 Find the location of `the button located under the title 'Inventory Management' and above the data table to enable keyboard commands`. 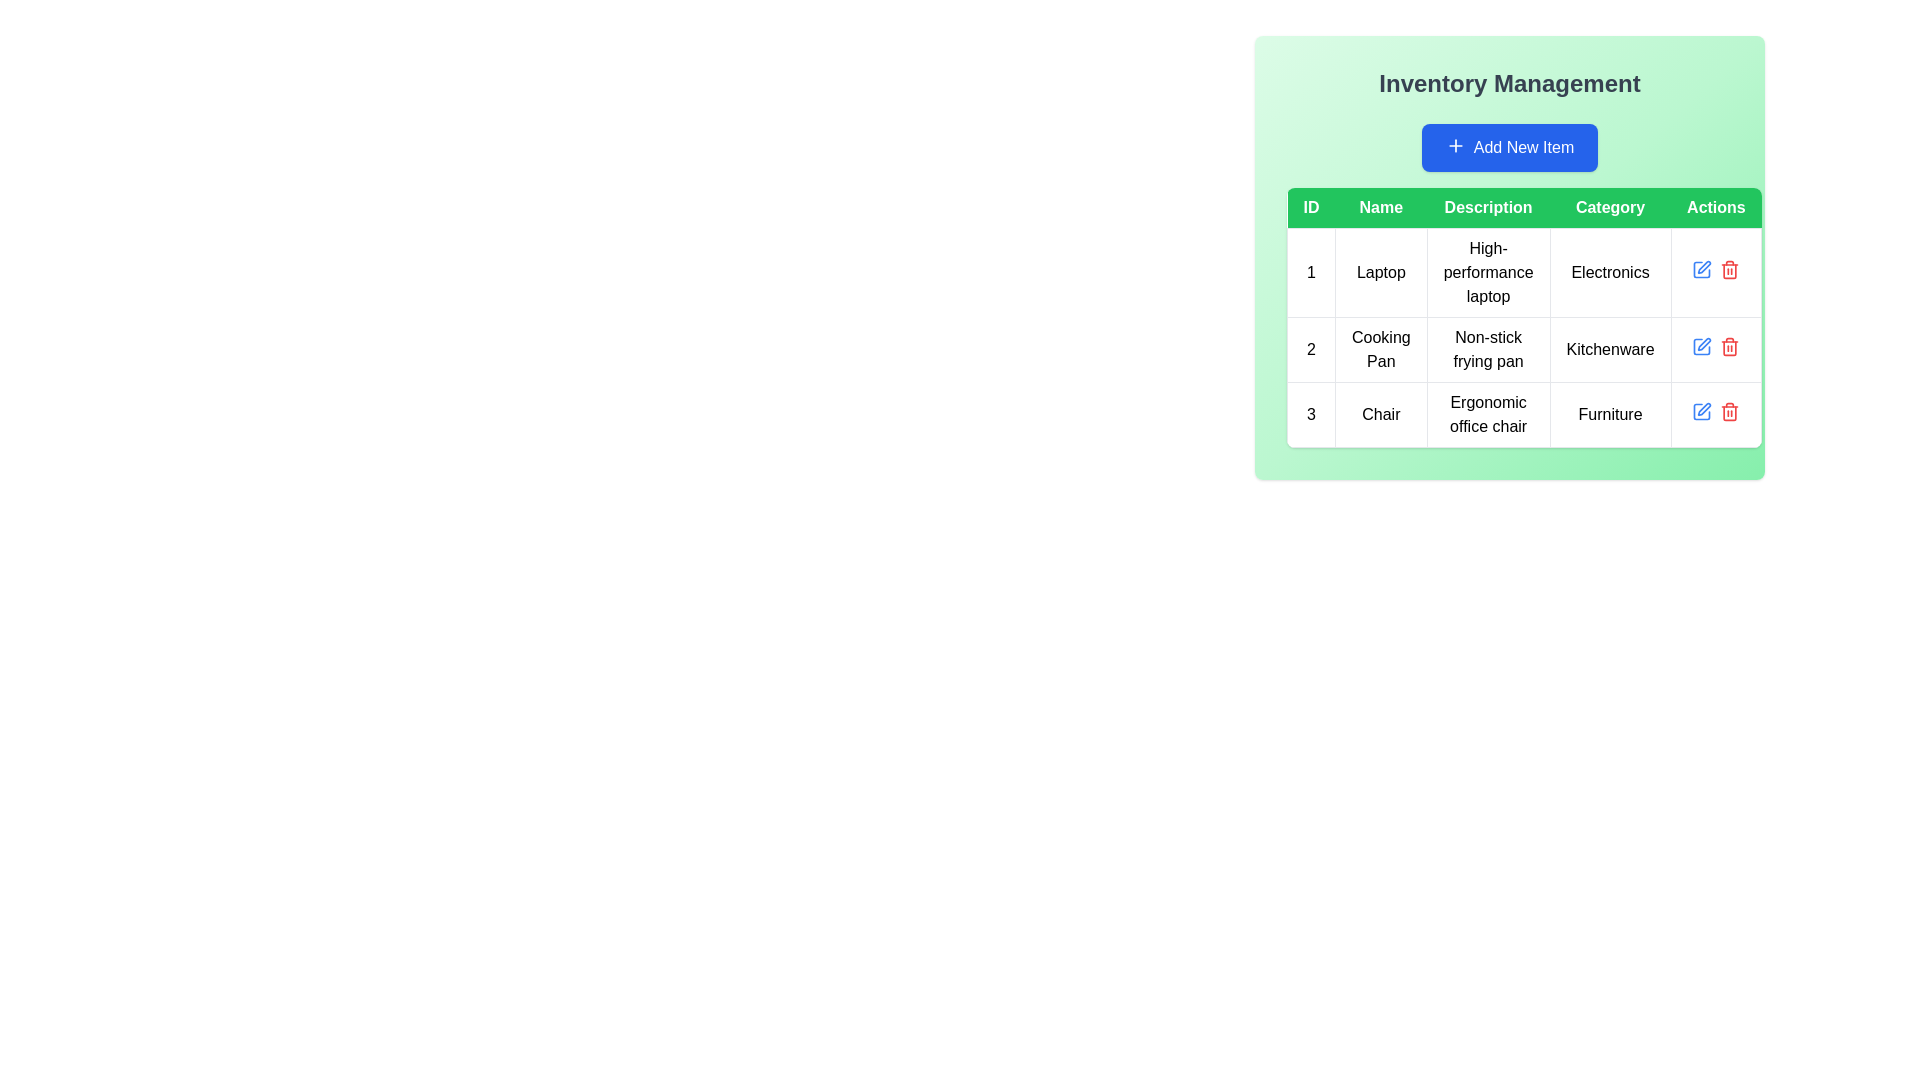

the button located under the title 'Inventory Management' and above the data table to enable keyboard commands is located at coordinates (1510, 146).